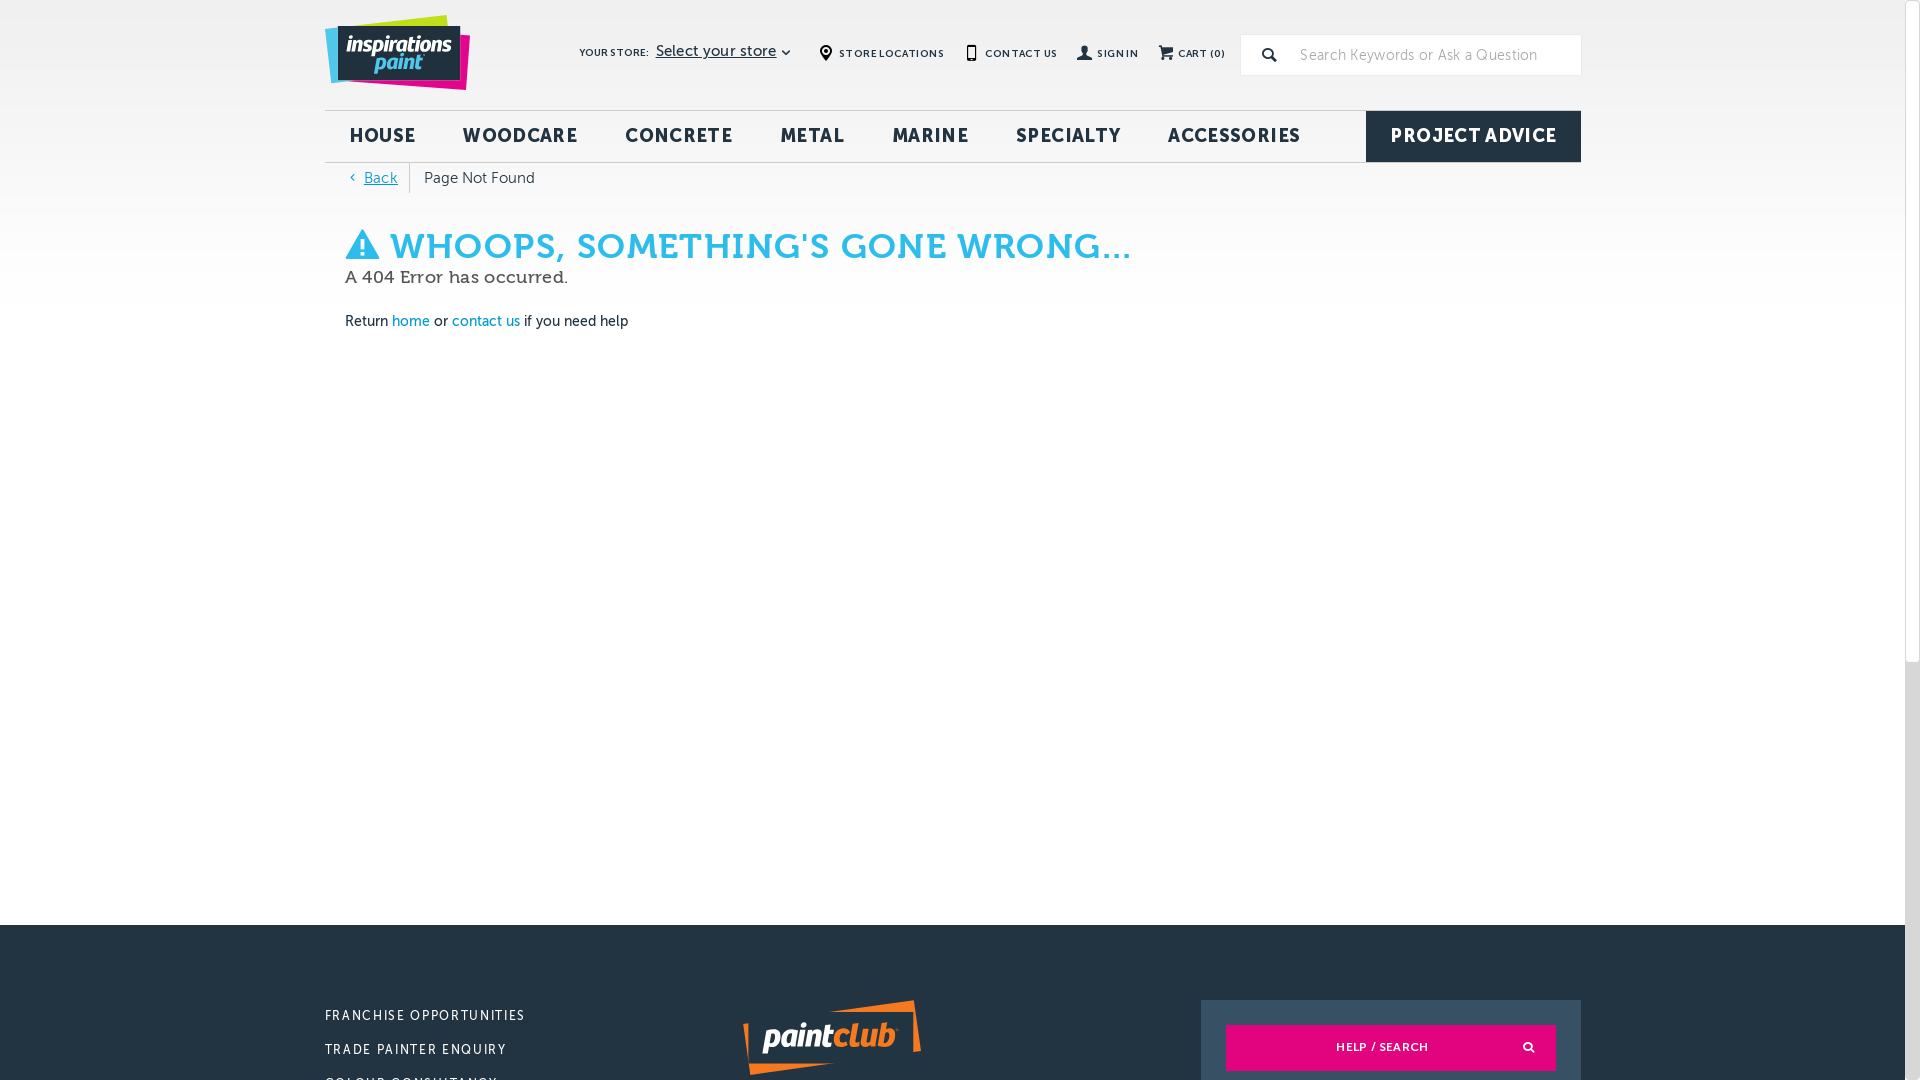 The image size is (1920, 1080). Describe the element at coordinates (1232, 135) in the screenshot. I see `'ACCESSORIES'` at that location.